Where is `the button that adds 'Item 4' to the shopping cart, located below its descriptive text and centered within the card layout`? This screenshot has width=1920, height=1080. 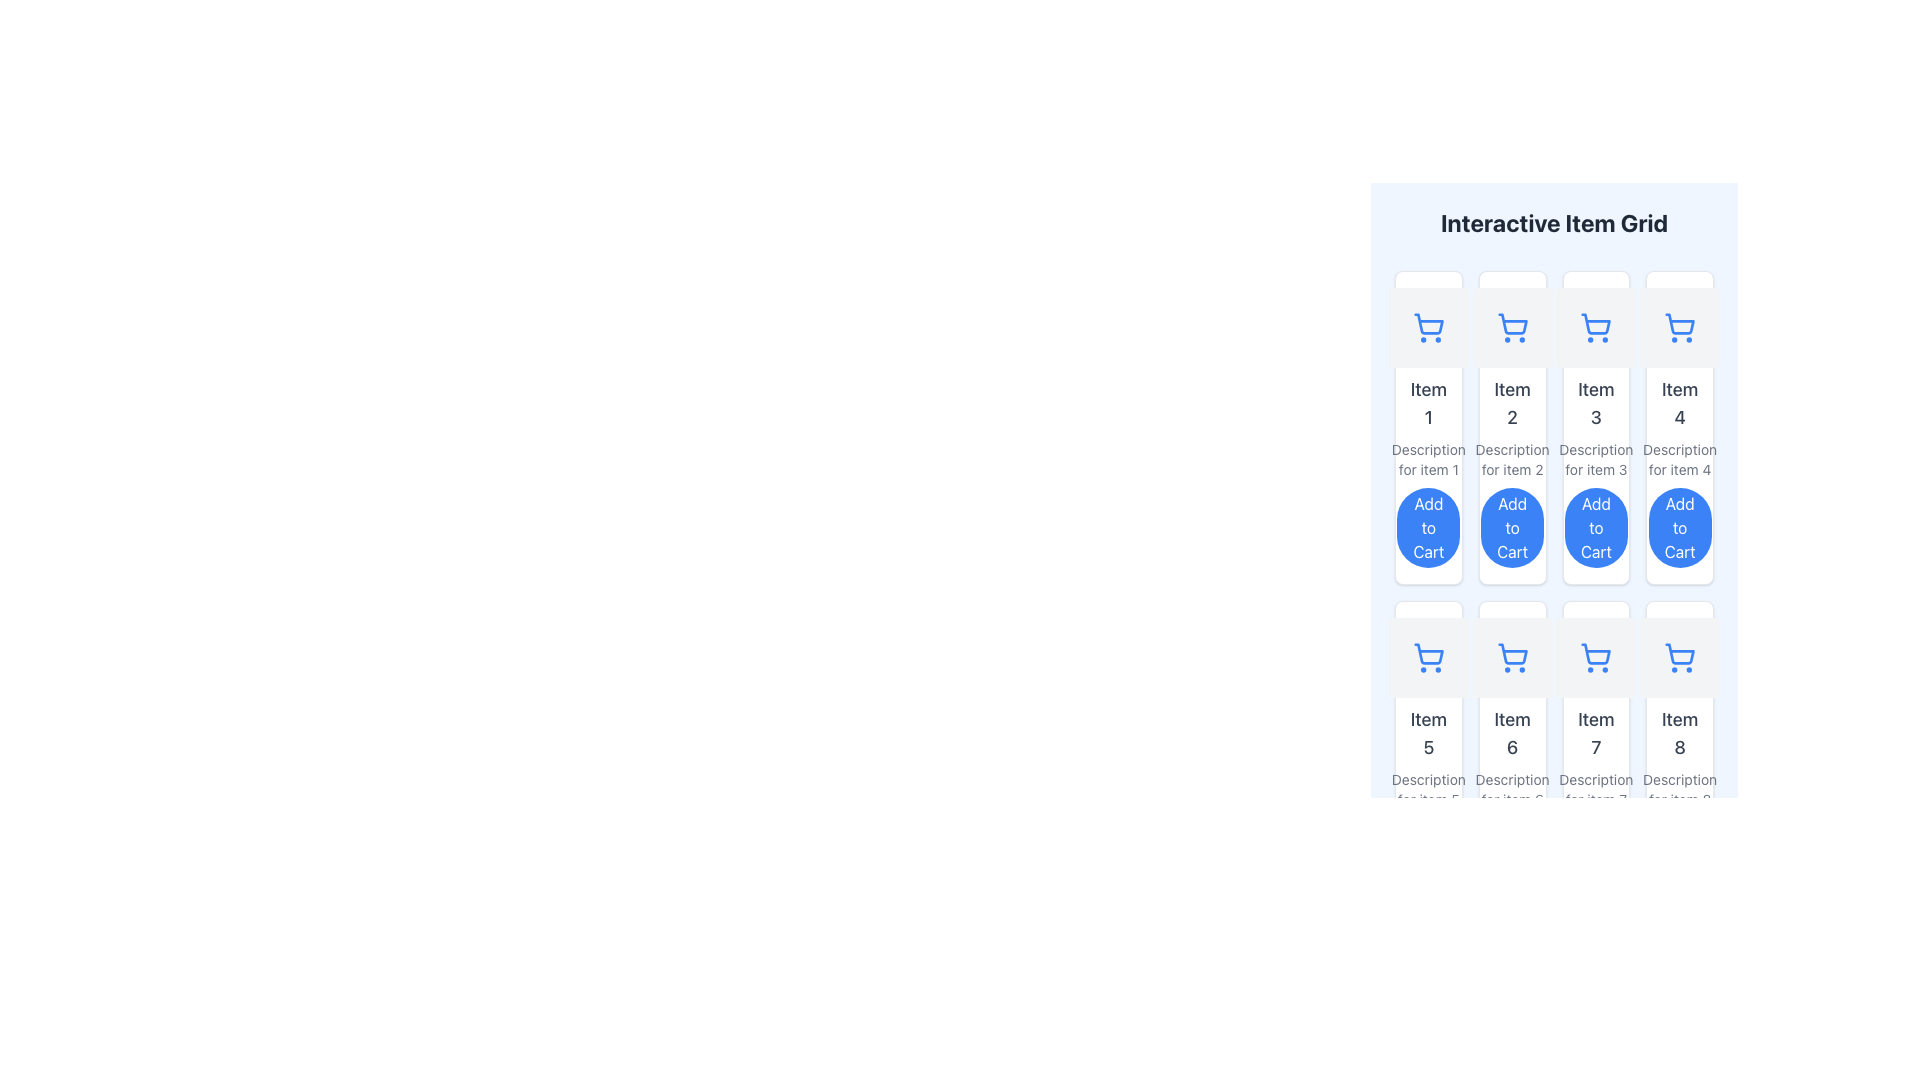
the button that adds 'Item 4' to the shopping cart, located below its descriptive text and centered within the card layout is located at coordinates (1680, 527).